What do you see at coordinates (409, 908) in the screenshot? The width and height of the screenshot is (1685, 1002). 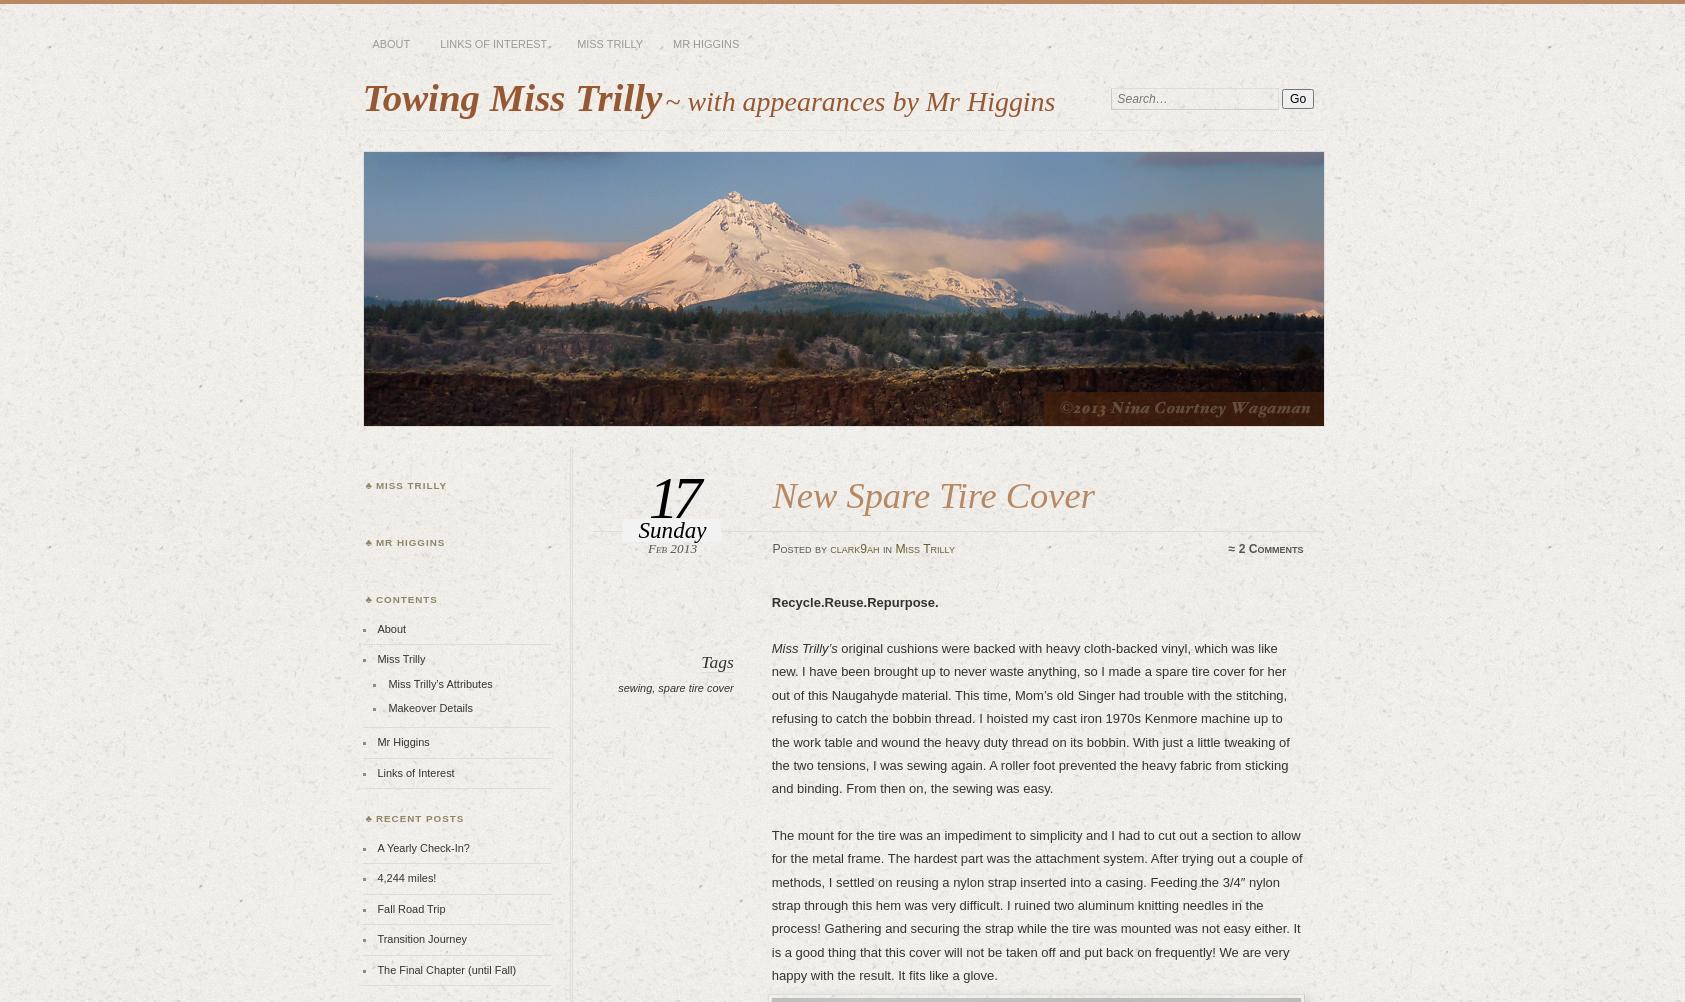 I see `'Fall Road Trip'` at bounding box center [409, 908].